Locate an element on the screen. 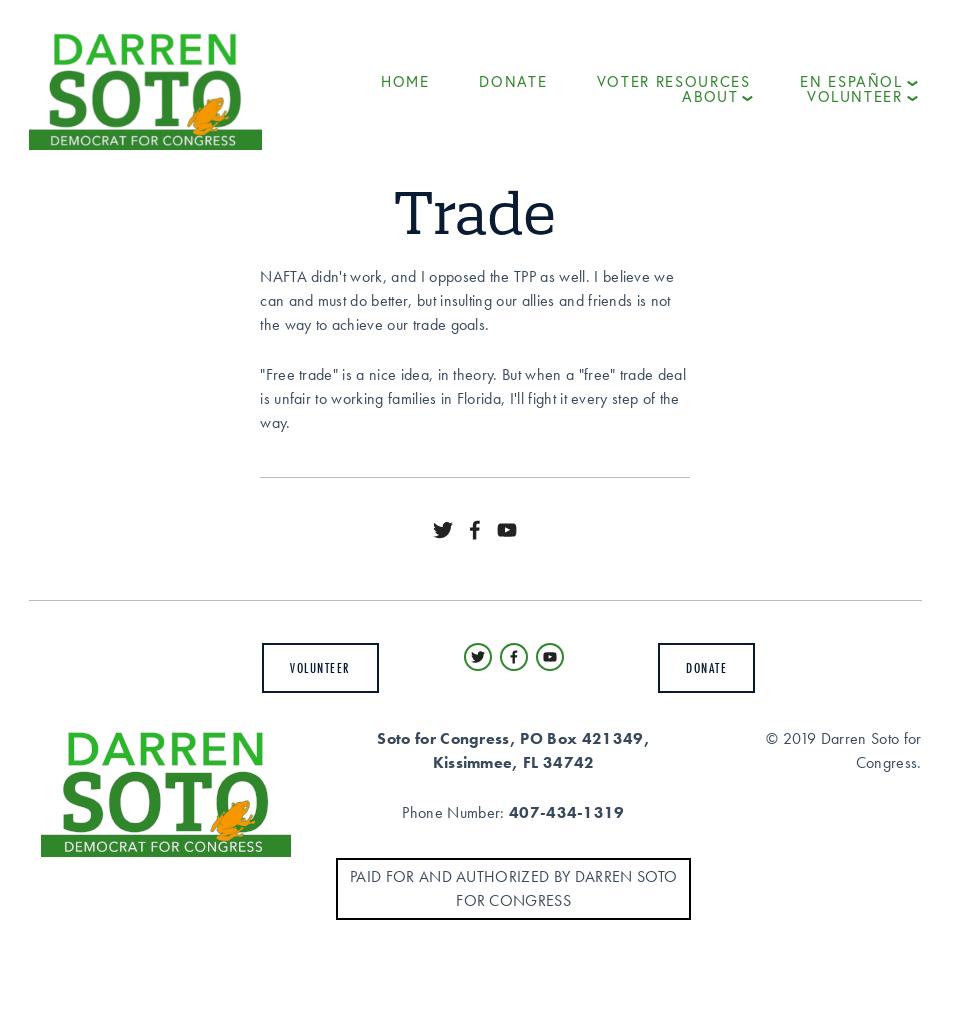  'More Photos' is located at coordinates (740, 269).